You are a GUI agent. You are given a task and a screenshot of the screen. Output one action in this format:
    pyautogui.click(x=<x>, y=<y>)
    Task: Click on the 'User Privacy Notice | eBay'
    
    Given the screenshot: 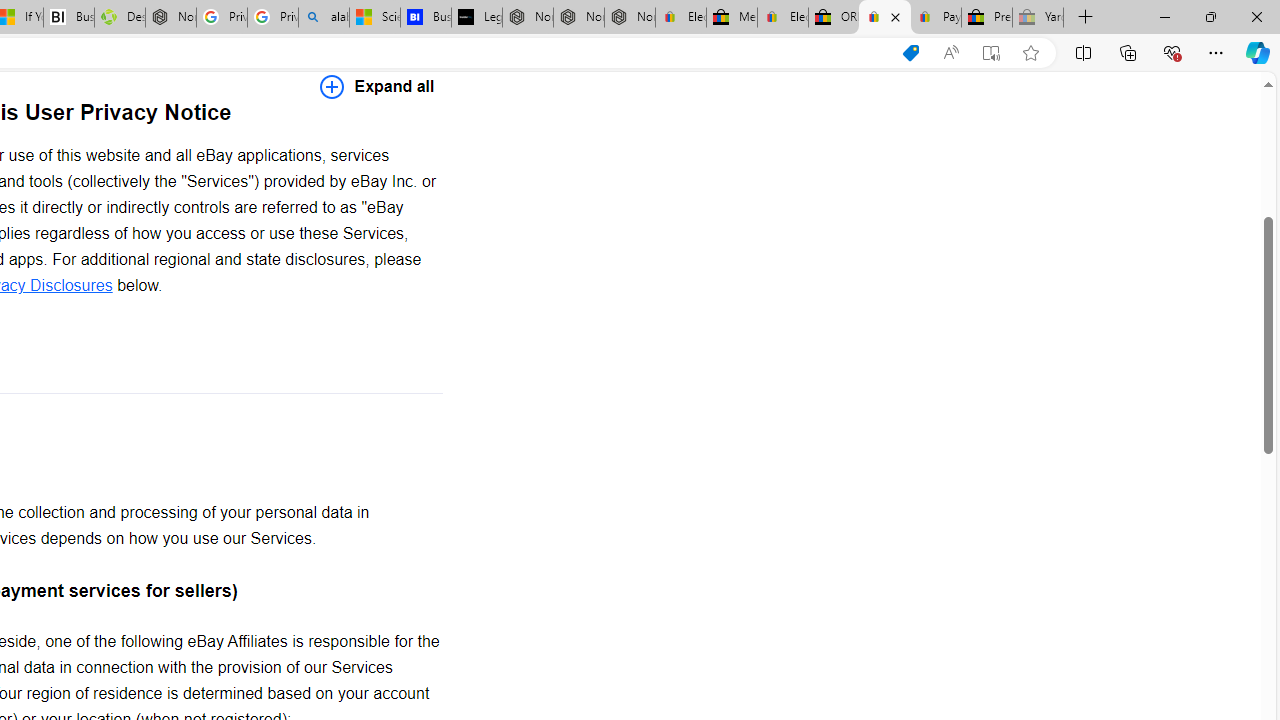 What is the action you would take?
    pyautogui.click(x=884, y=17)
    